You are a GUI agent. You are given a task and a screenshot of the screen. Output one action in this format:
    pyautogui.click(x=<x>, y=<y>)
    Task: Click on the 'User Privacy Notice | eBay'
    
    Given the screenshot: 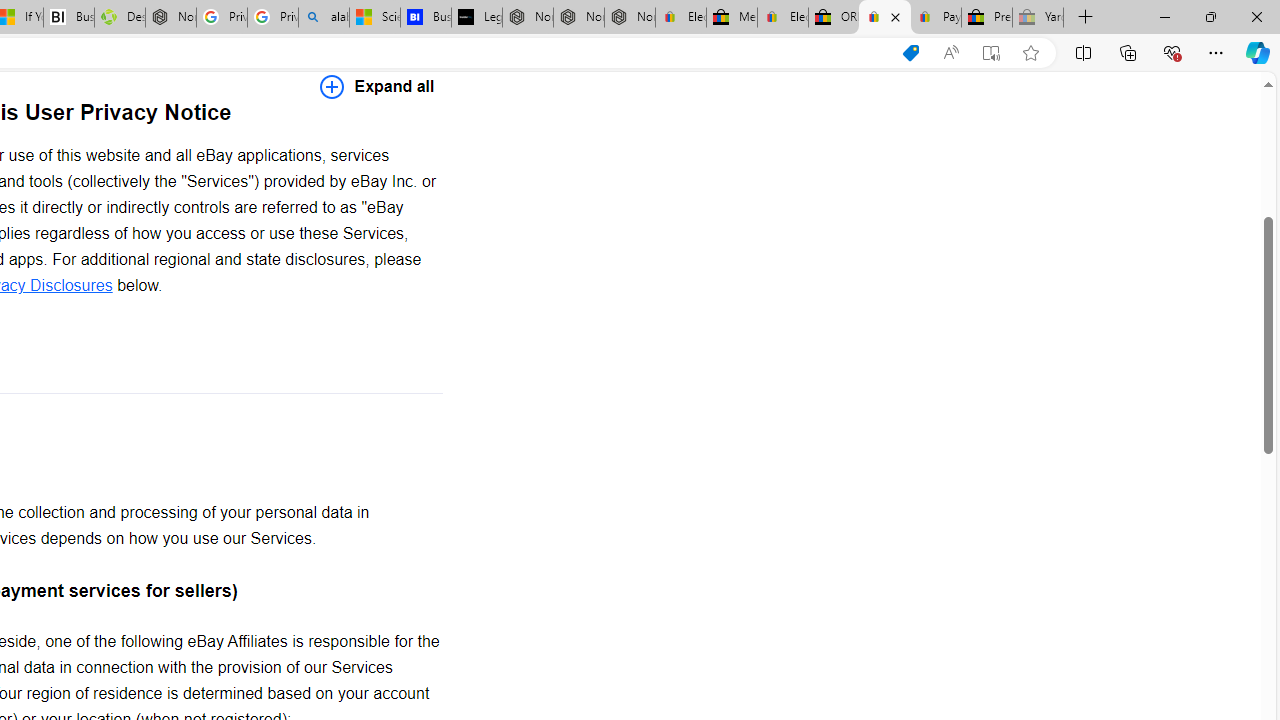 What is the action you would take?
    pyautogui.click(x=884, y=17)
    